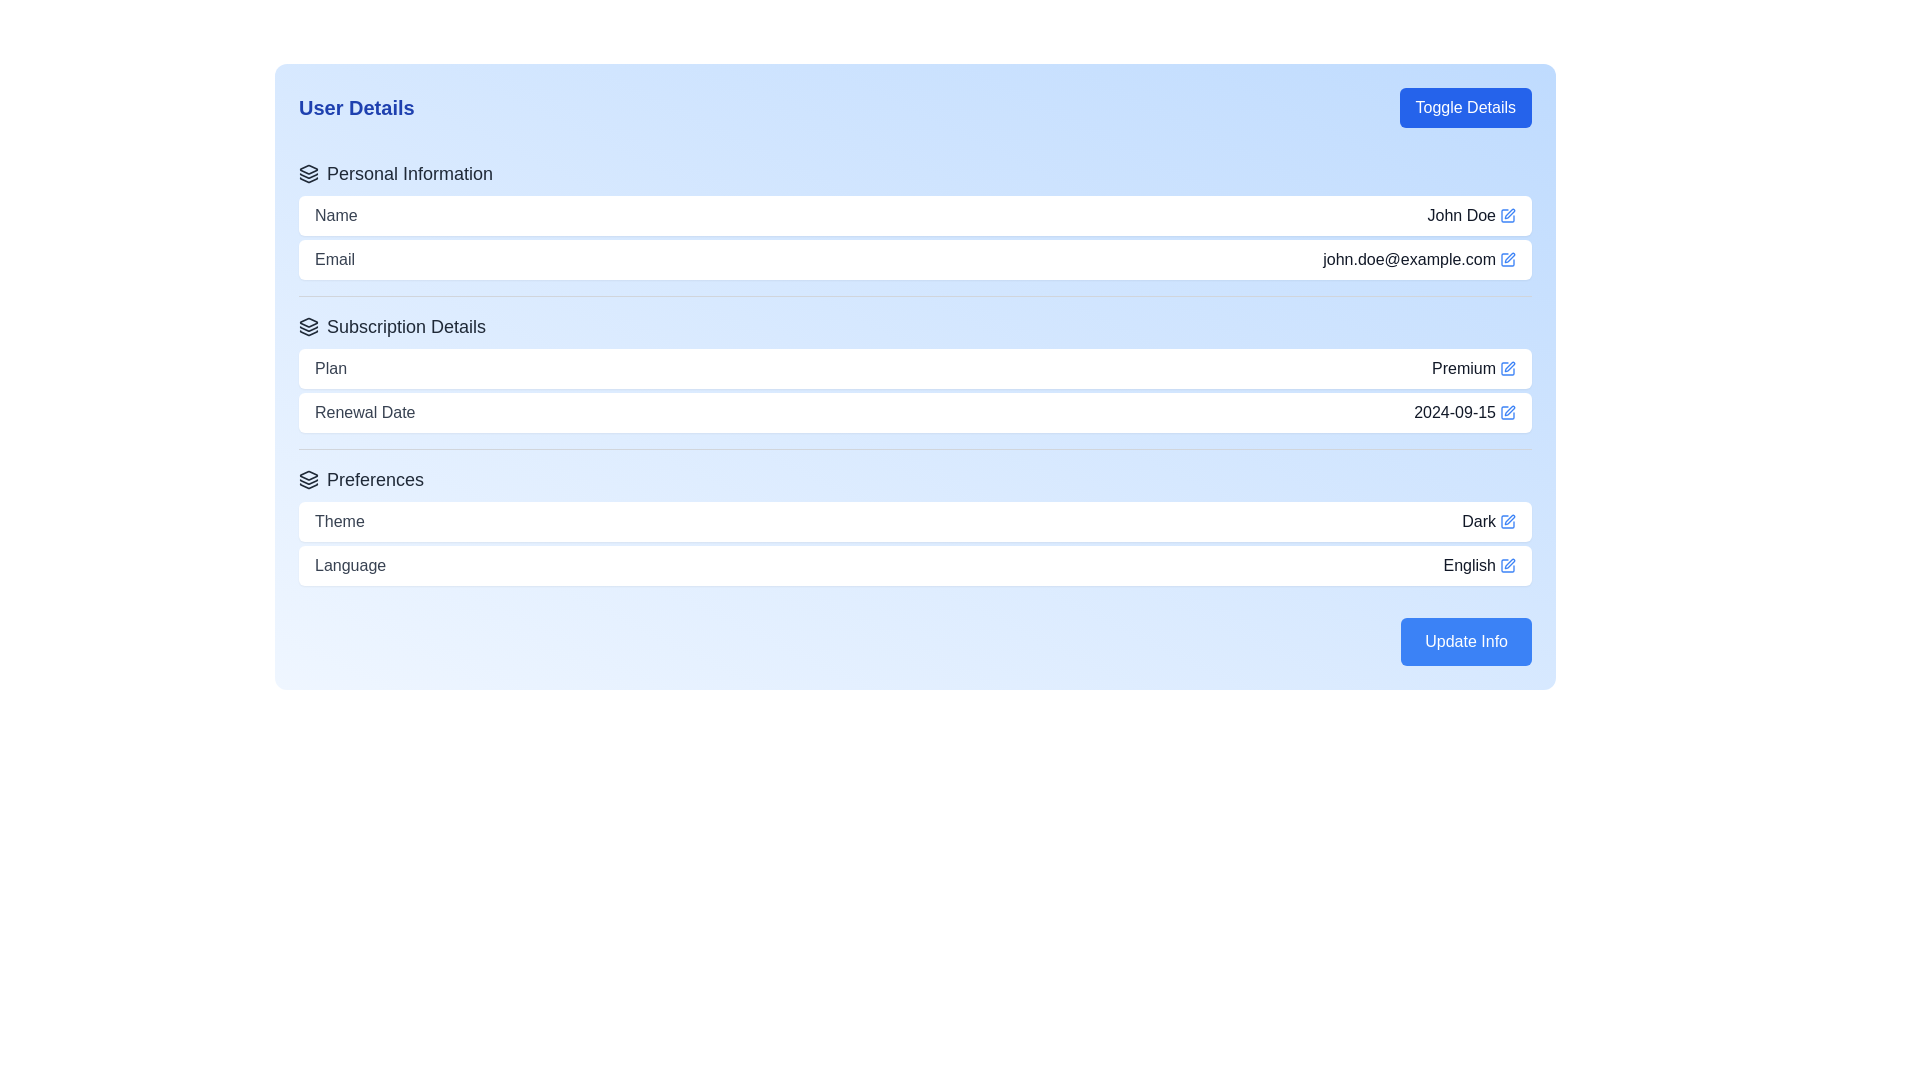 The height and width of the screenshot is (1080, 1920). What do you see at coordinates (307, 172) in the screenshot?
I see `the icon representing 'layers' or 'stacked items', which is a black outline icon located to the left of the 'Personal Information' text label in the 'User Details' interface` at bounding box center [307, 172].